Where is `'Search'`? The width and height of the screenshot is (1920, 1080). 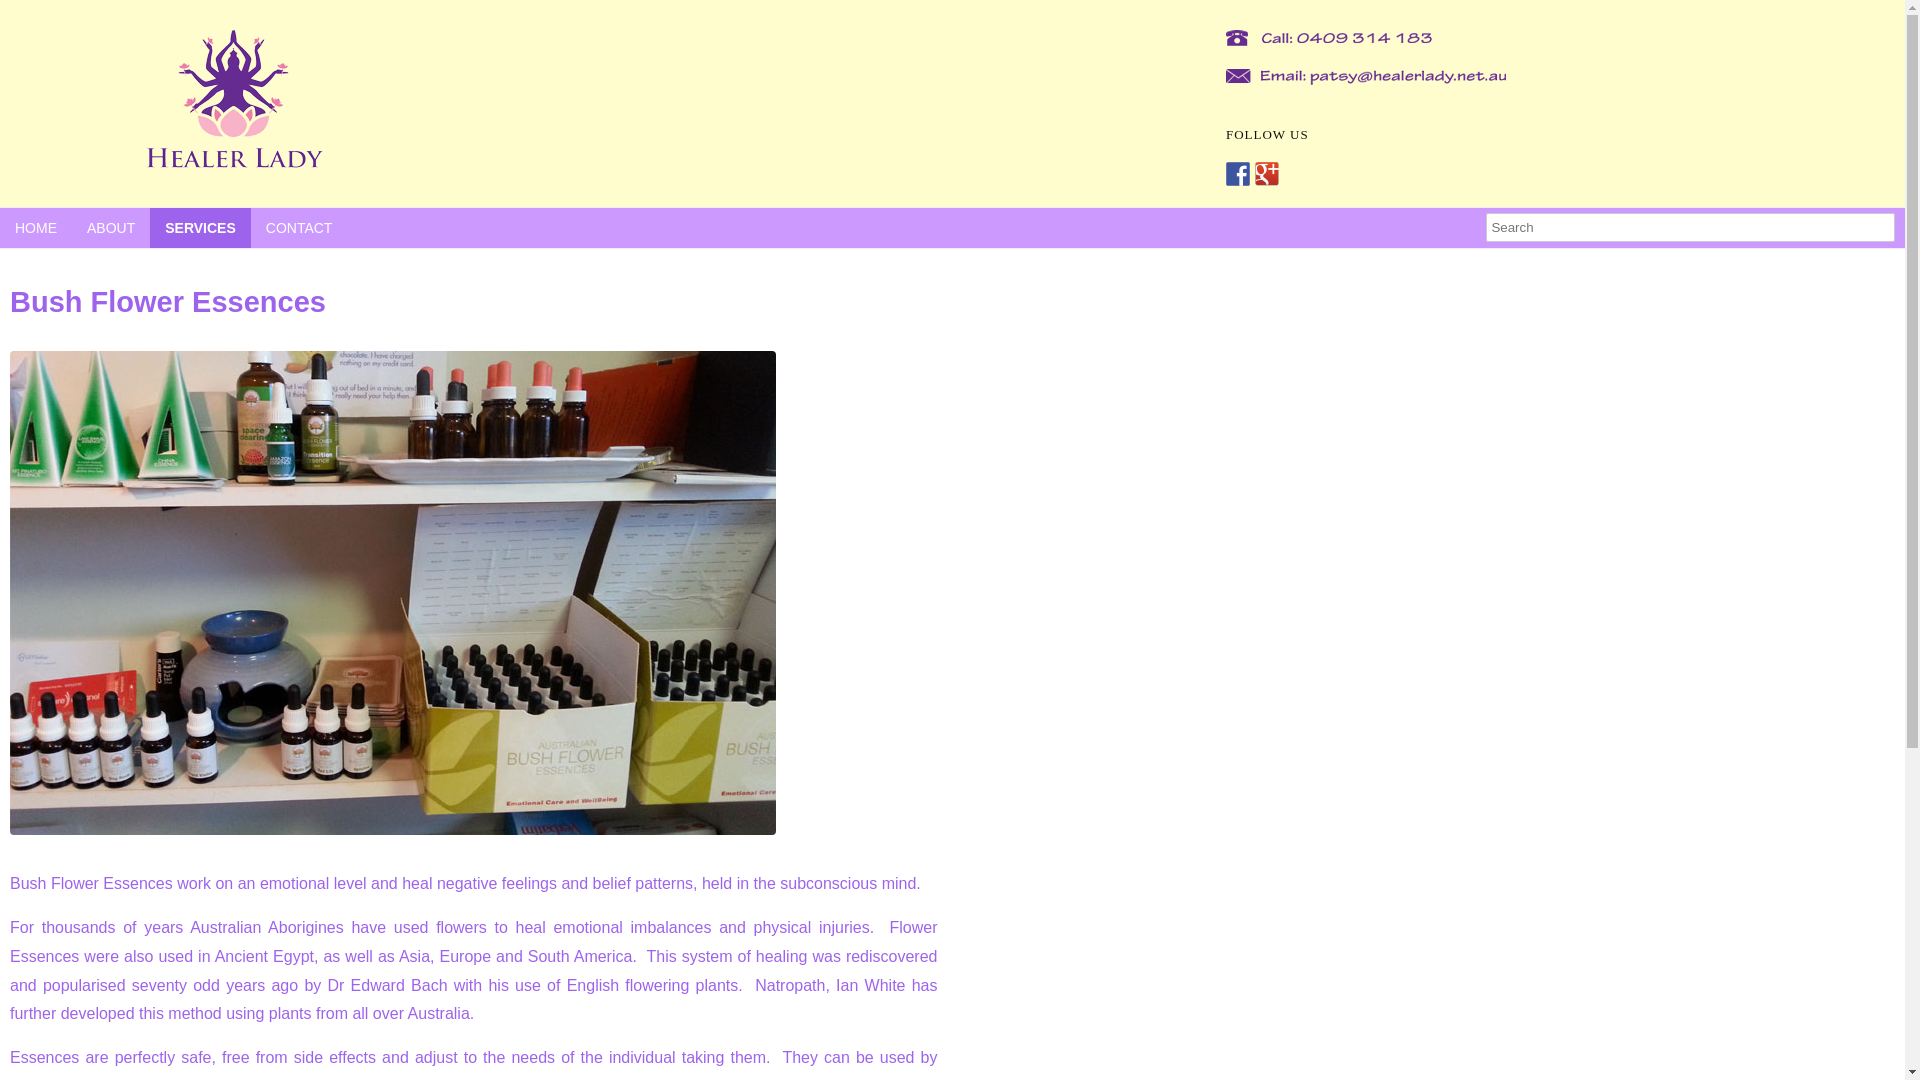
'Search' is located at coordinates (0, 13).